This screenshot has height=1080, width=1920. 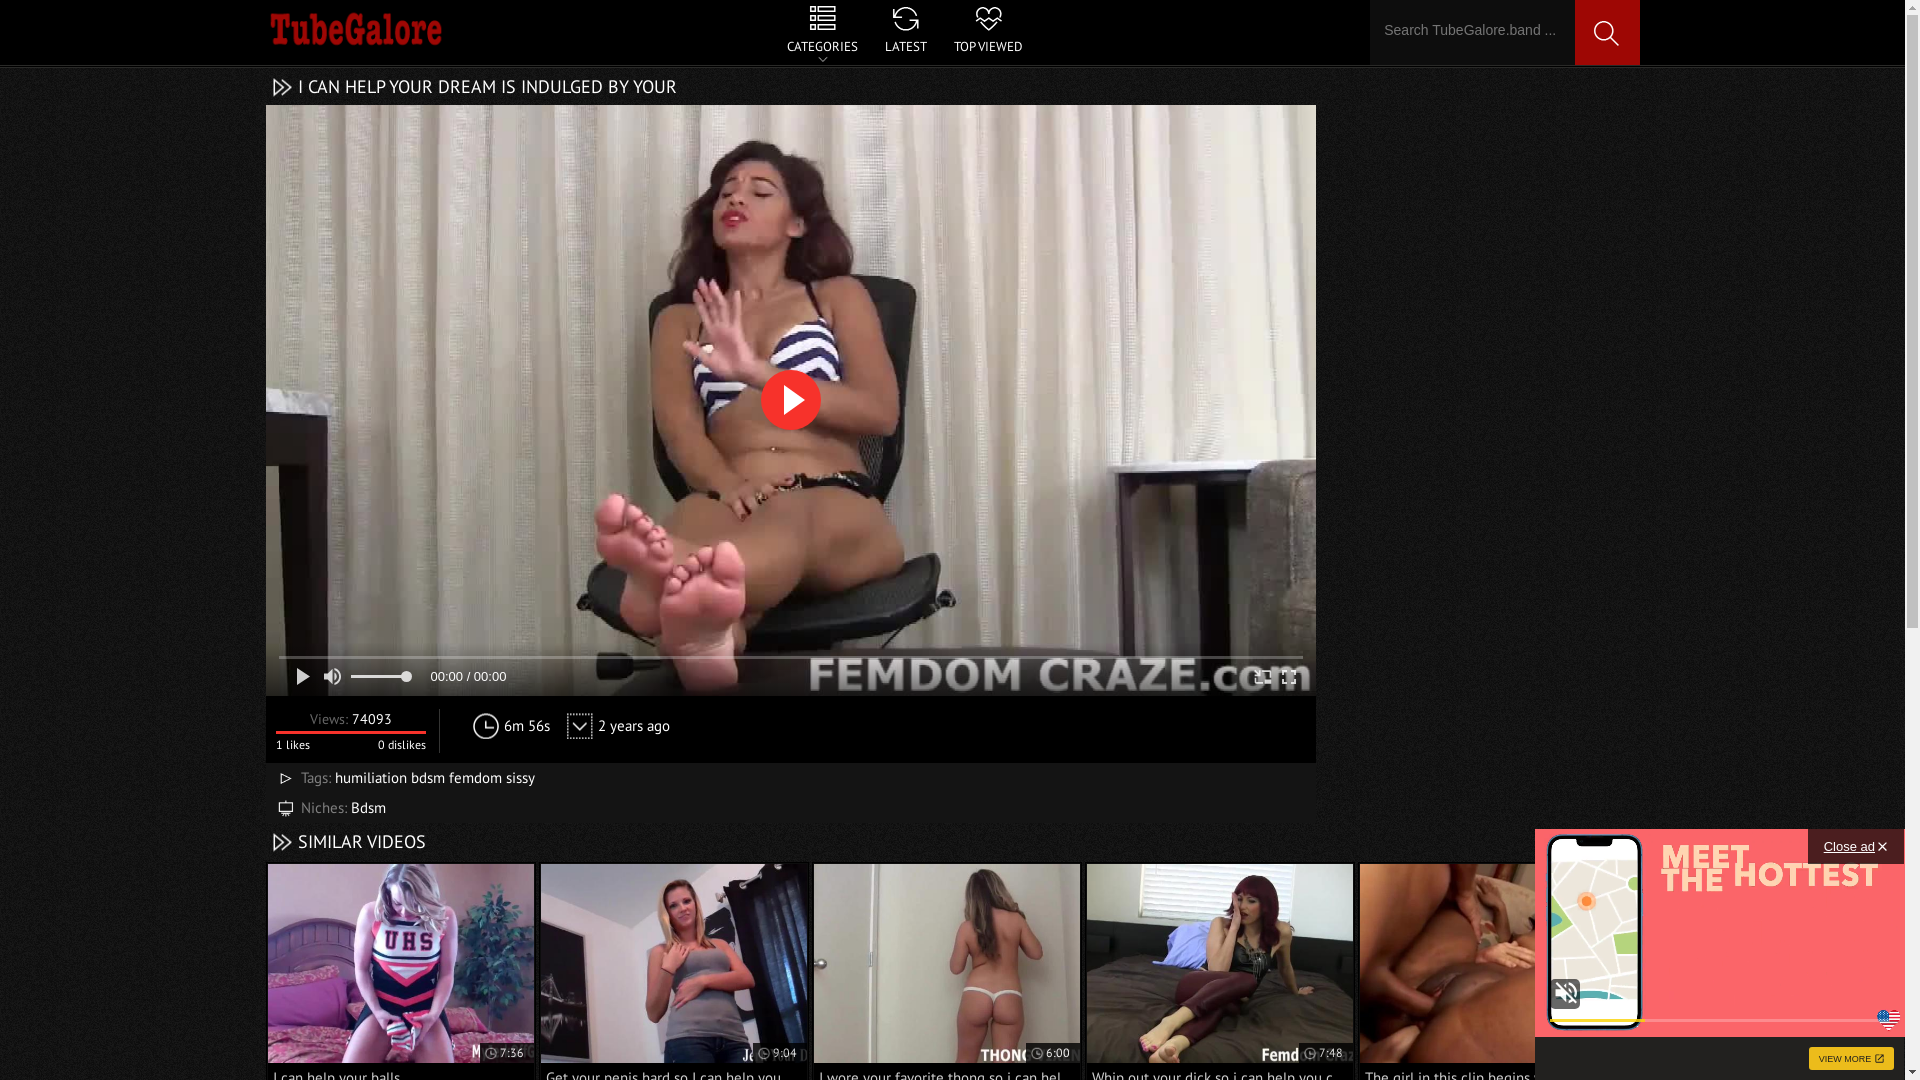 I want to click on 'TubeGalore', so click(x=355, y=30).